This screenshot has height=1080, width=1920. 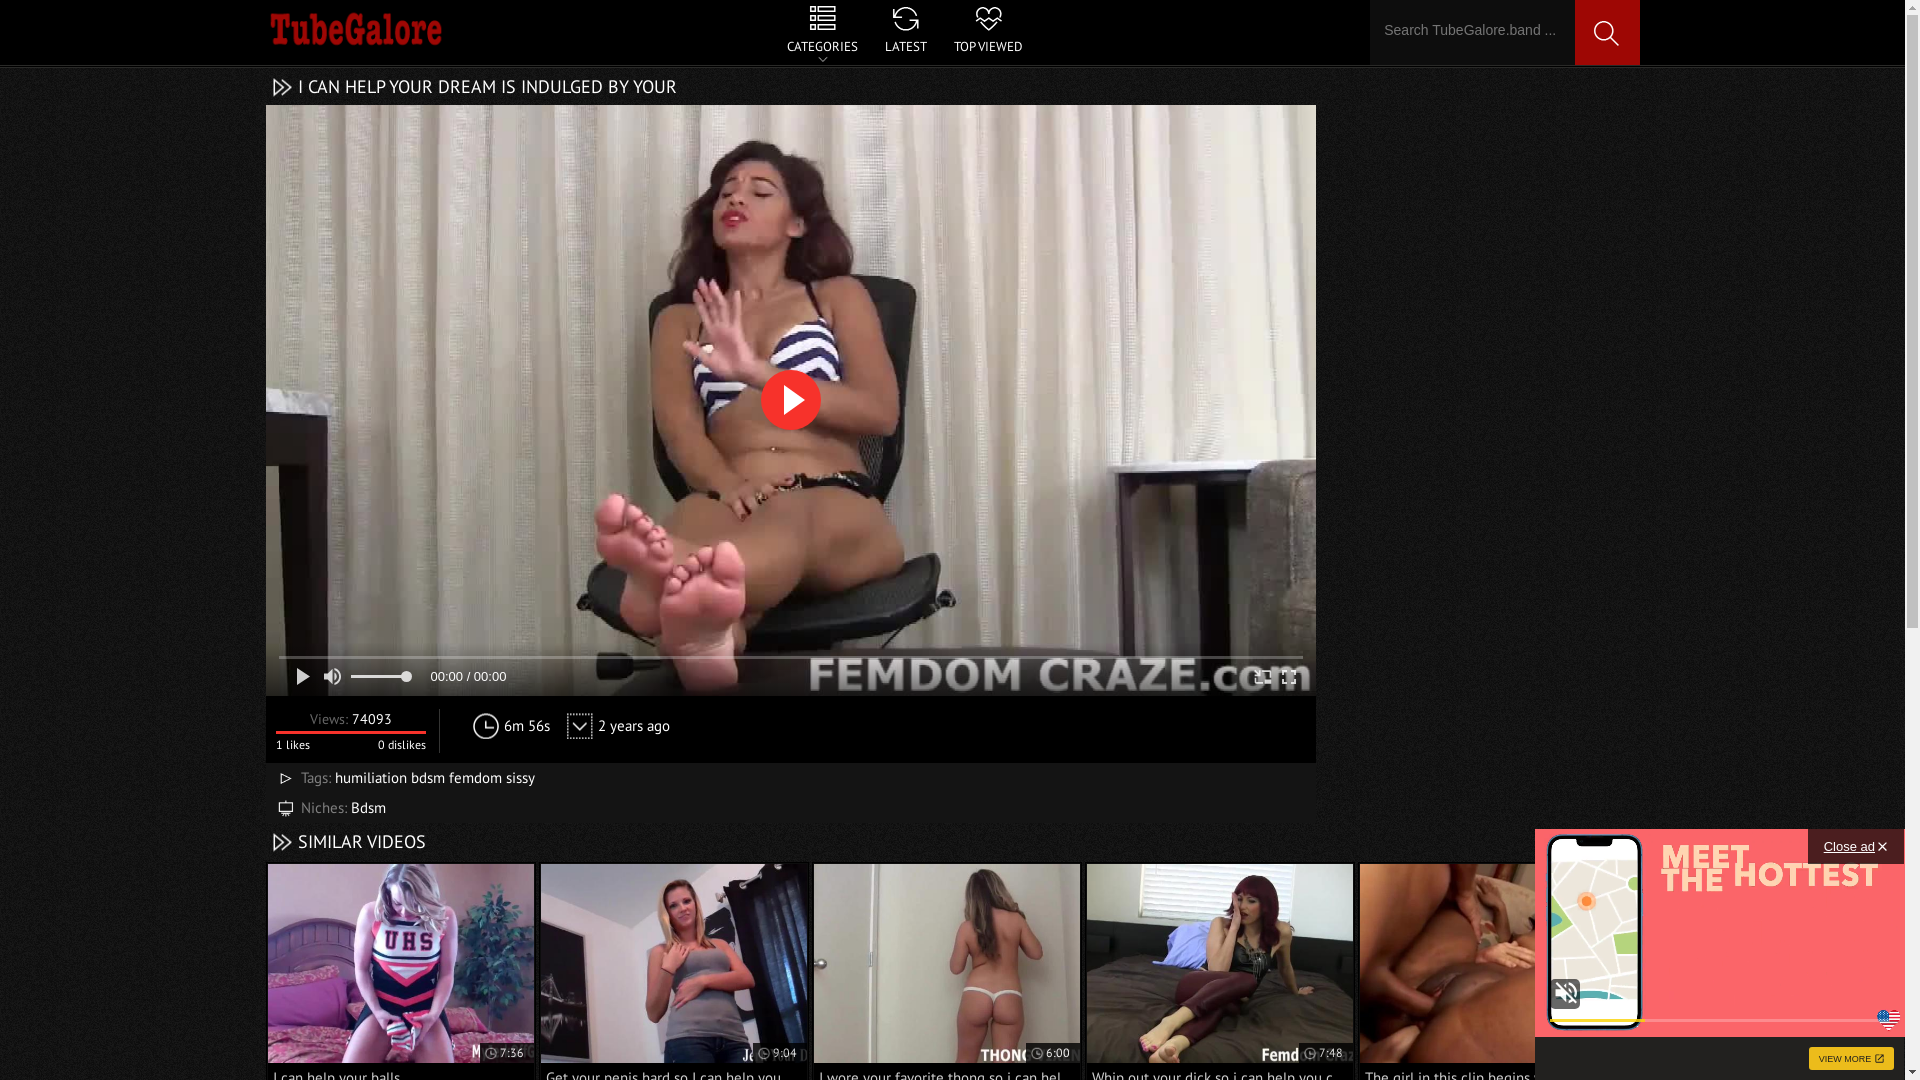 I want to click on 'TubeGalore', so click(x=355, y=30).